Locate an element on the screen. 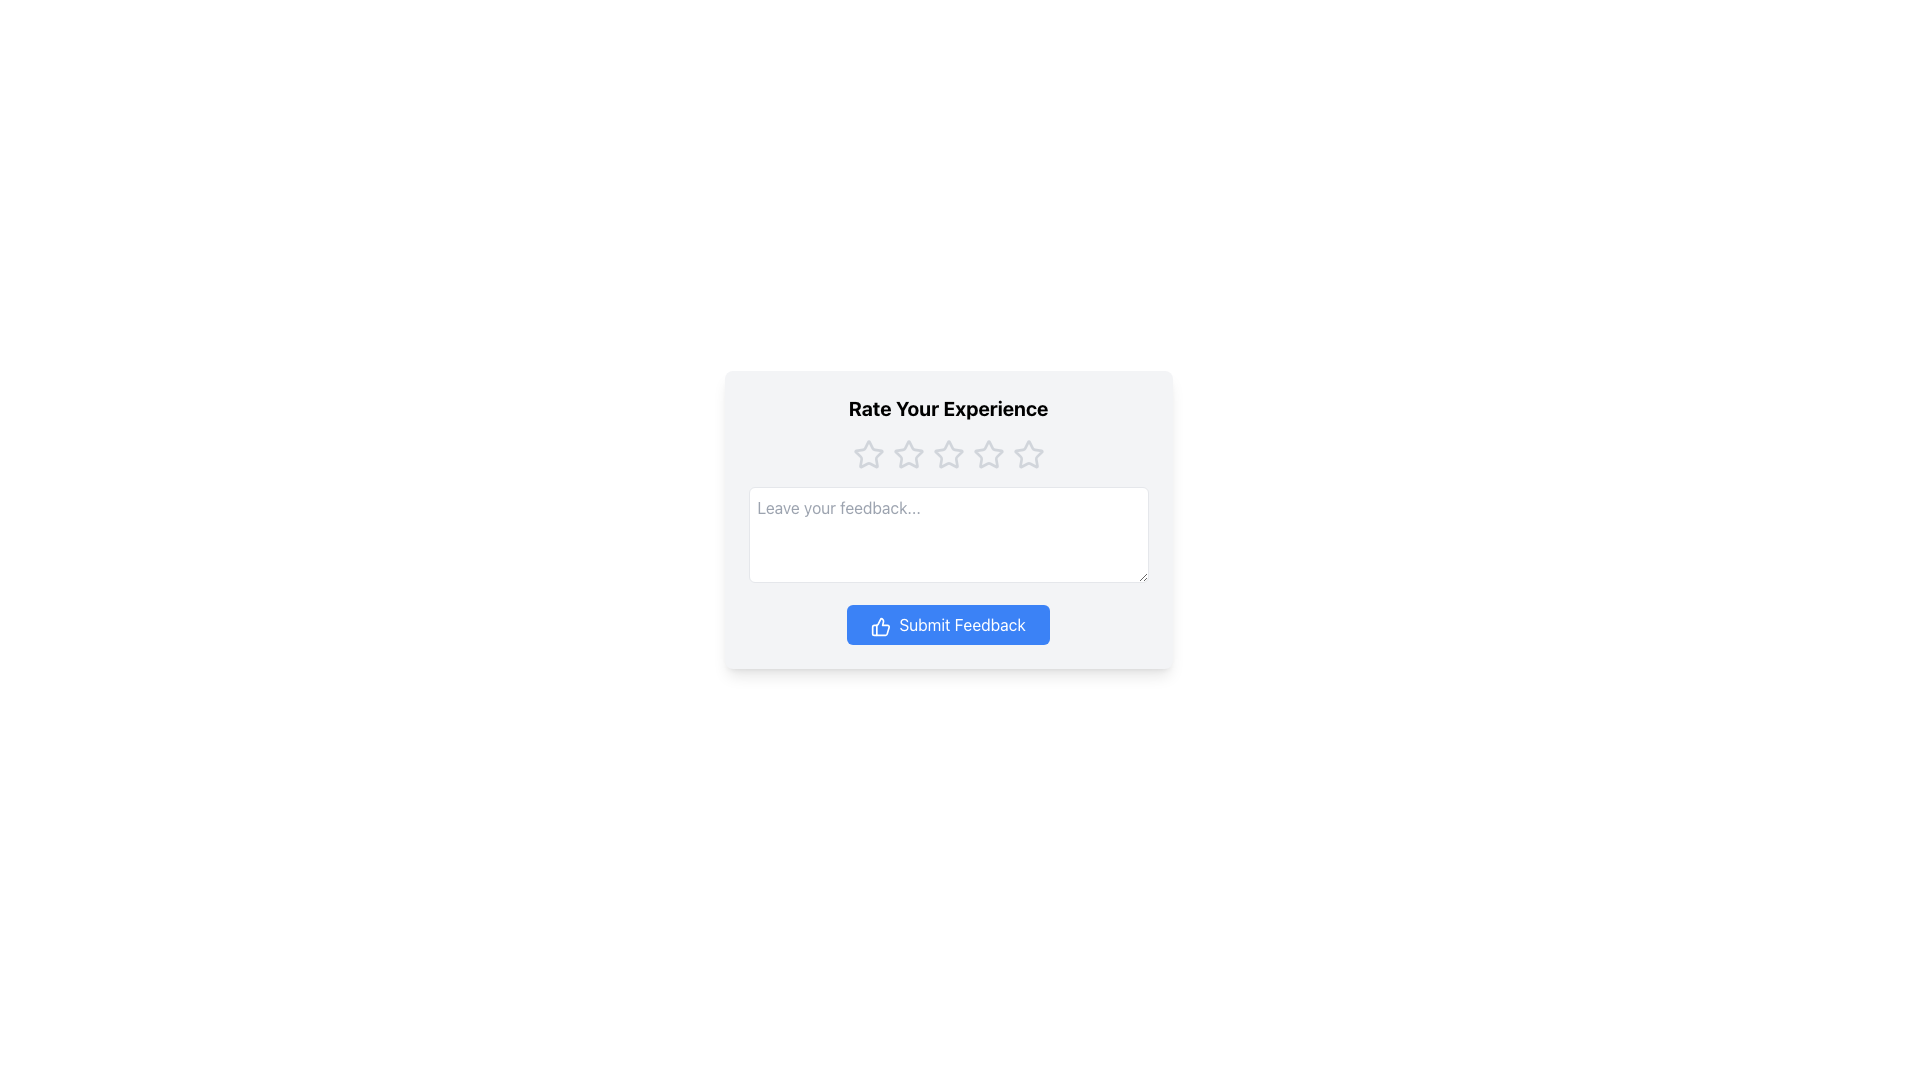 Image resolution: width=1920 pixels, height=1080 pixels. the first star in the horizontal line of five stars is located at coordinates (907, 454).